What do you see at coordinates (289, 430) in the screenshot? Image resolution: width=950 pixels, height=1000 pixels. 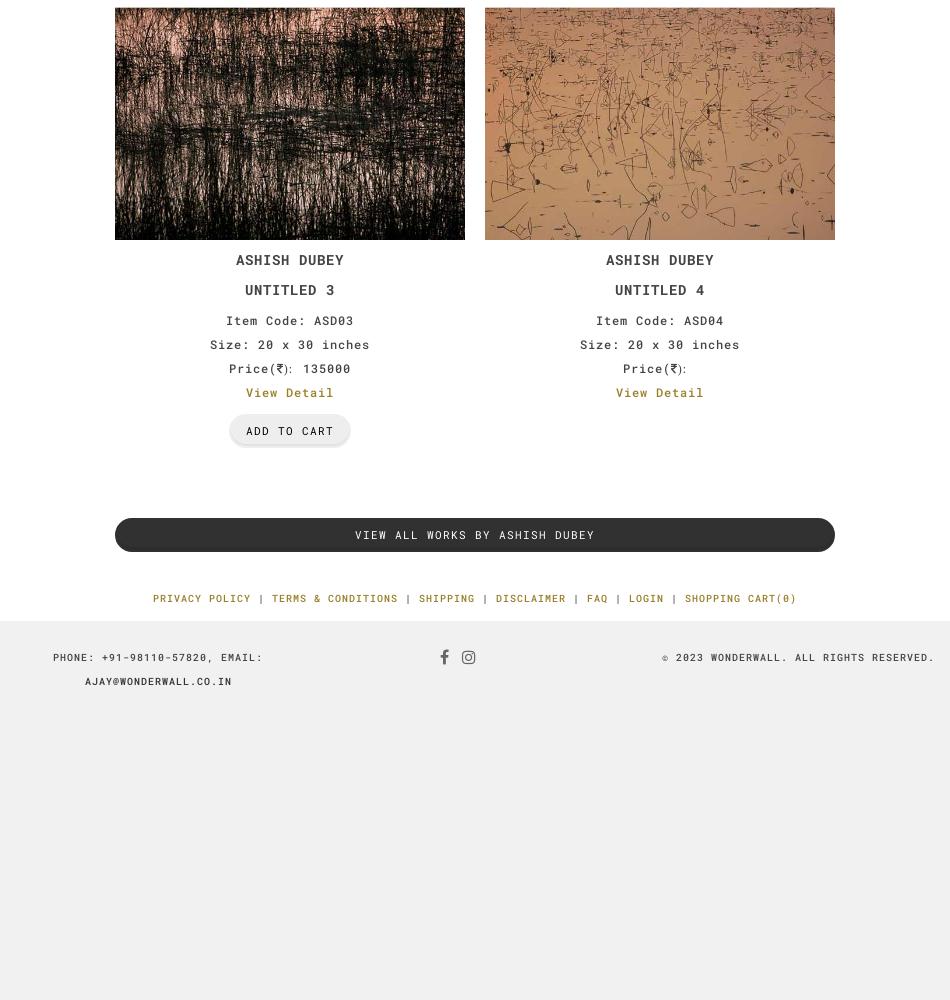 I see `'Add To Cart'` at bounding box center [289, 430].